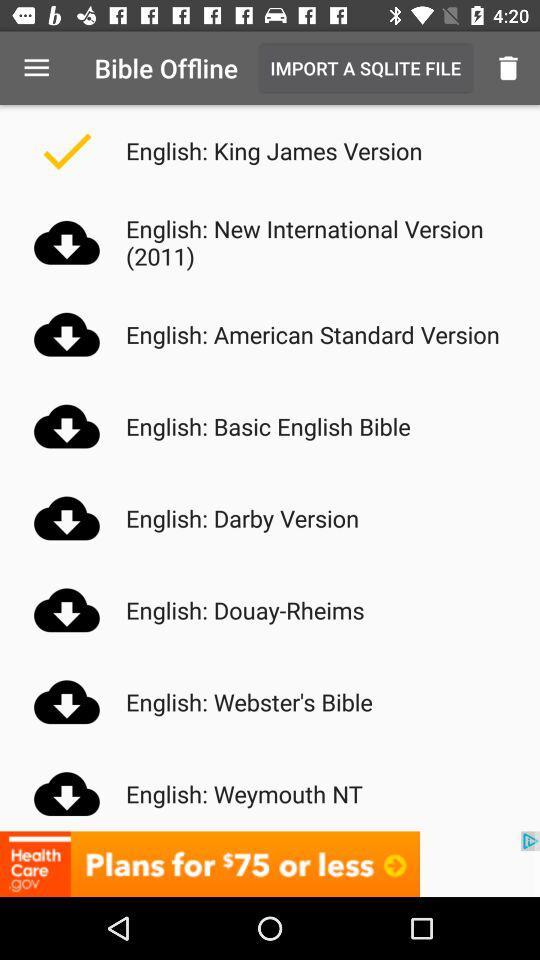 This screenshot has width=540, height=960. Describe the element at coordinates (270, 863) in the screenshot. I see `advertisement banner` at that location.